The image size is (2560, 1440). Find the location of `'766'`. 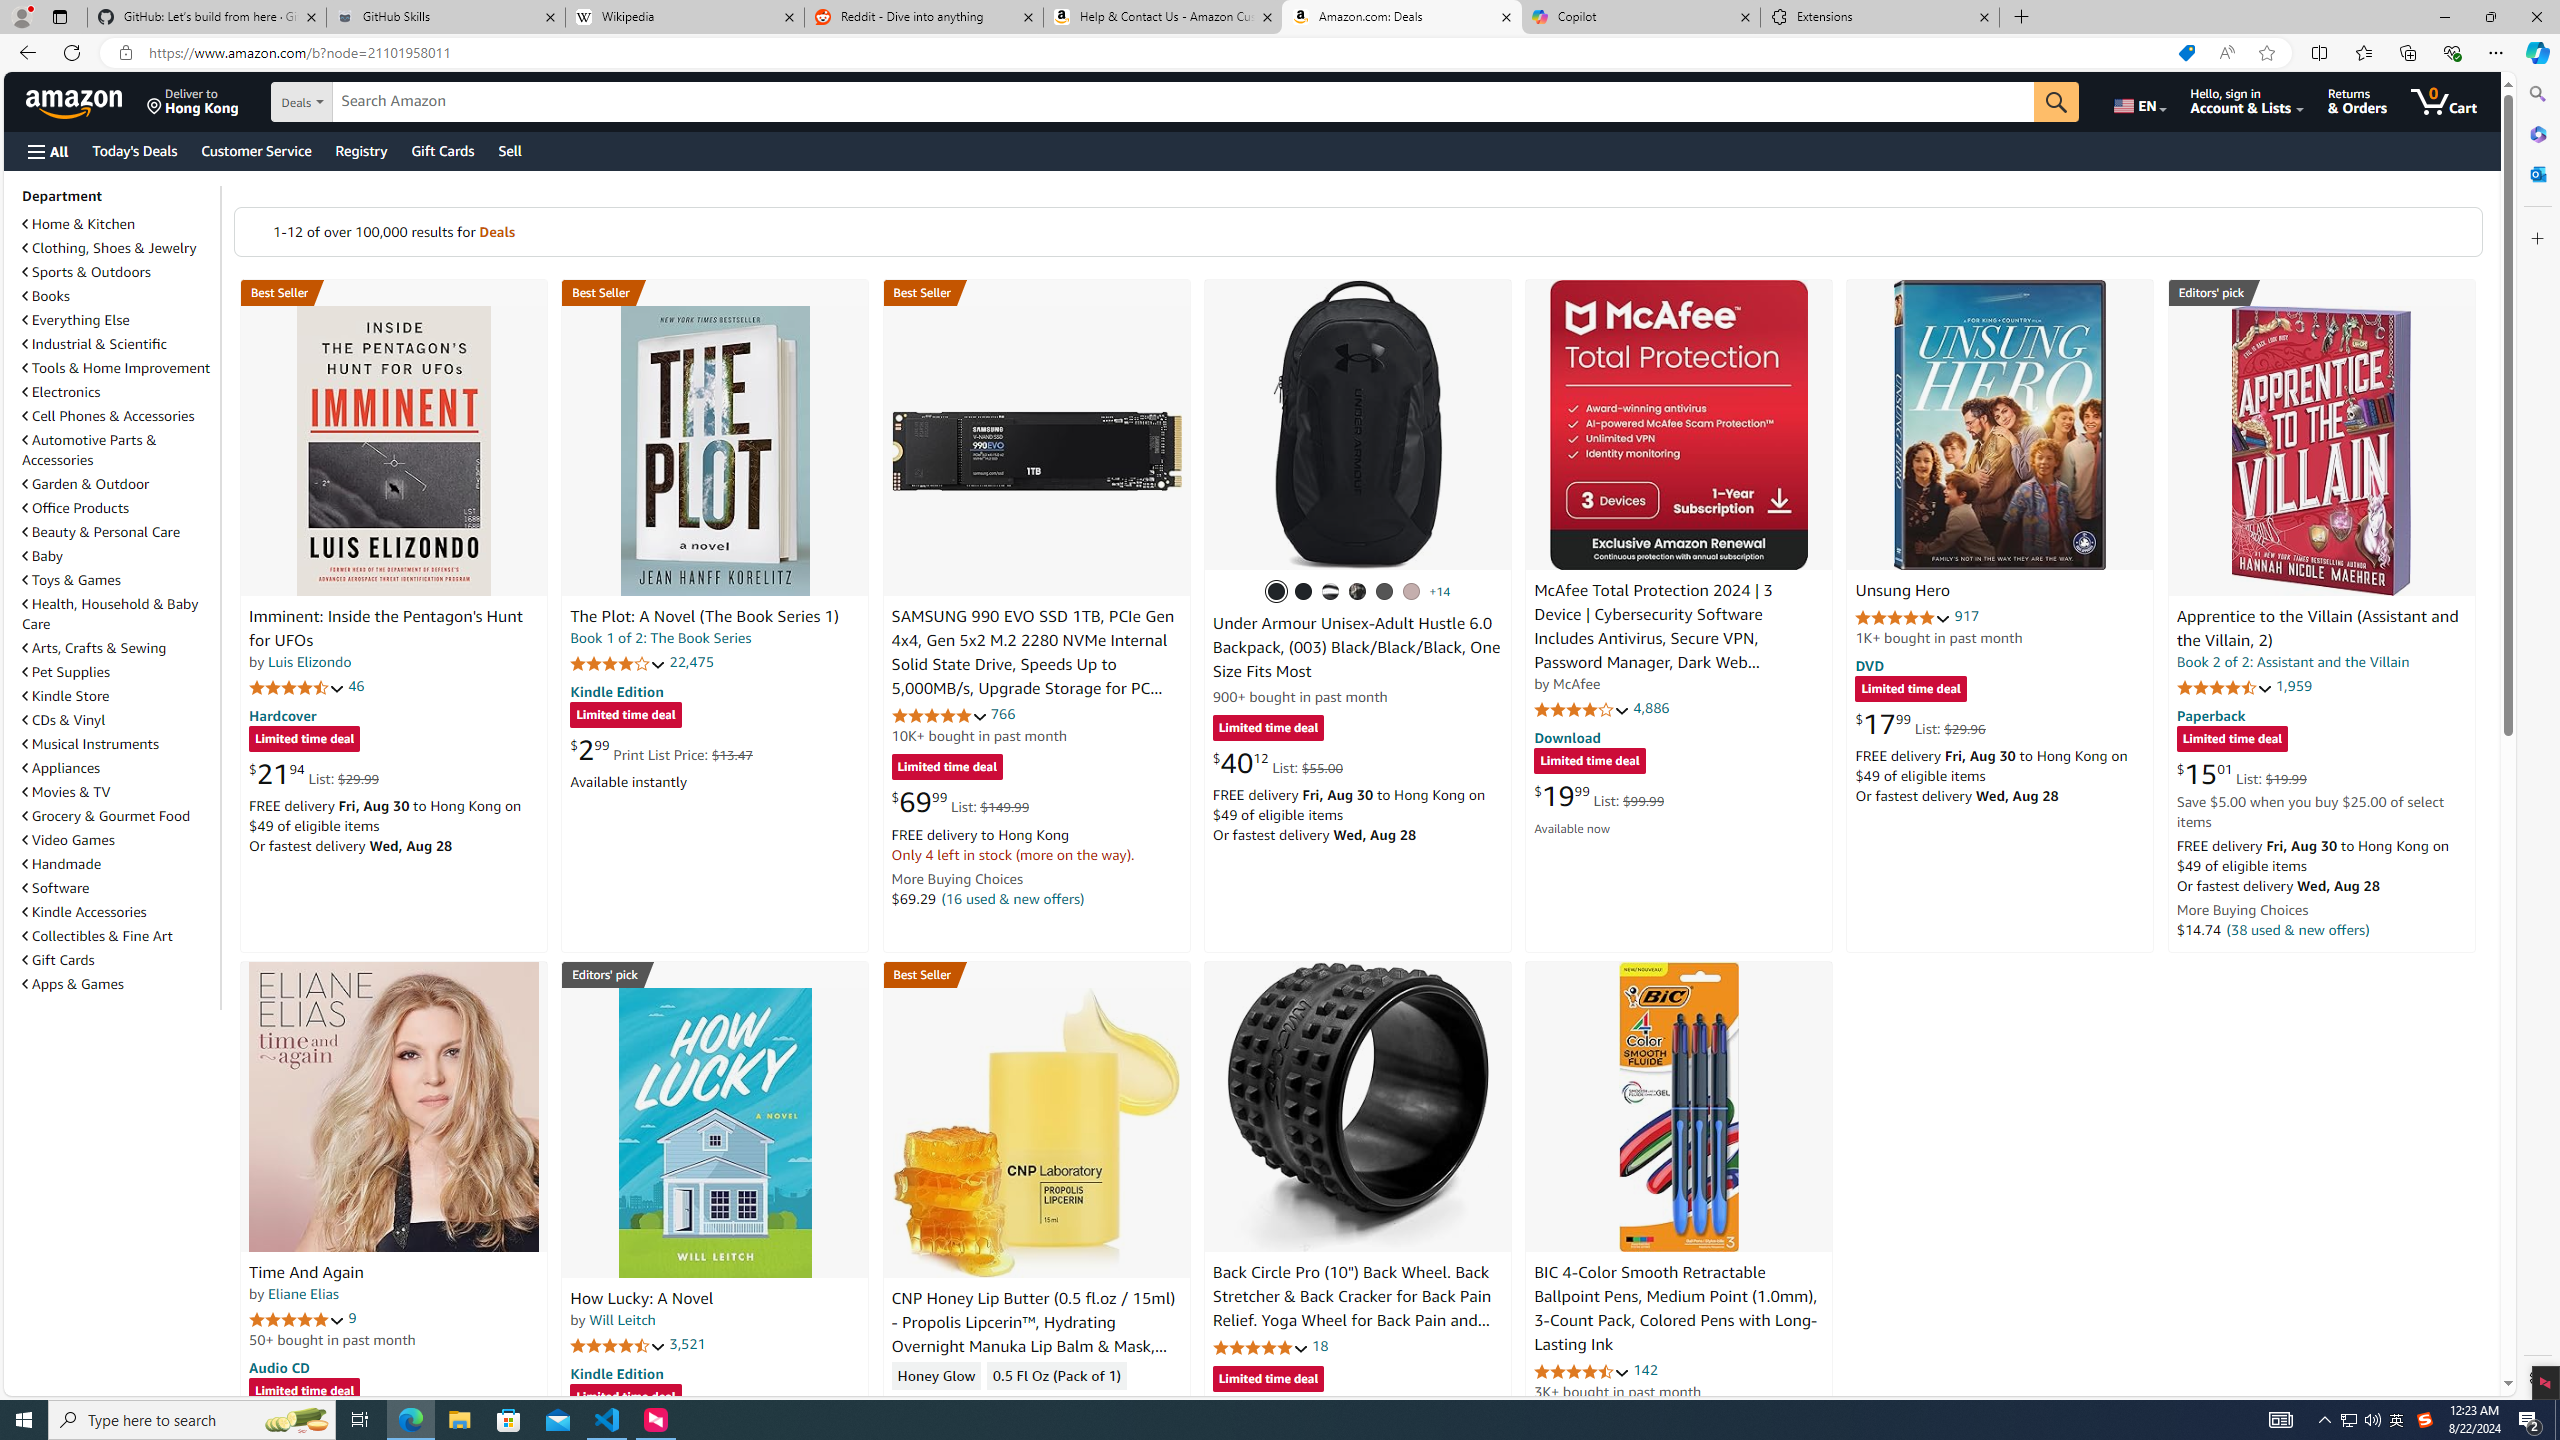

'766' is located at coordinates (1002, 713).